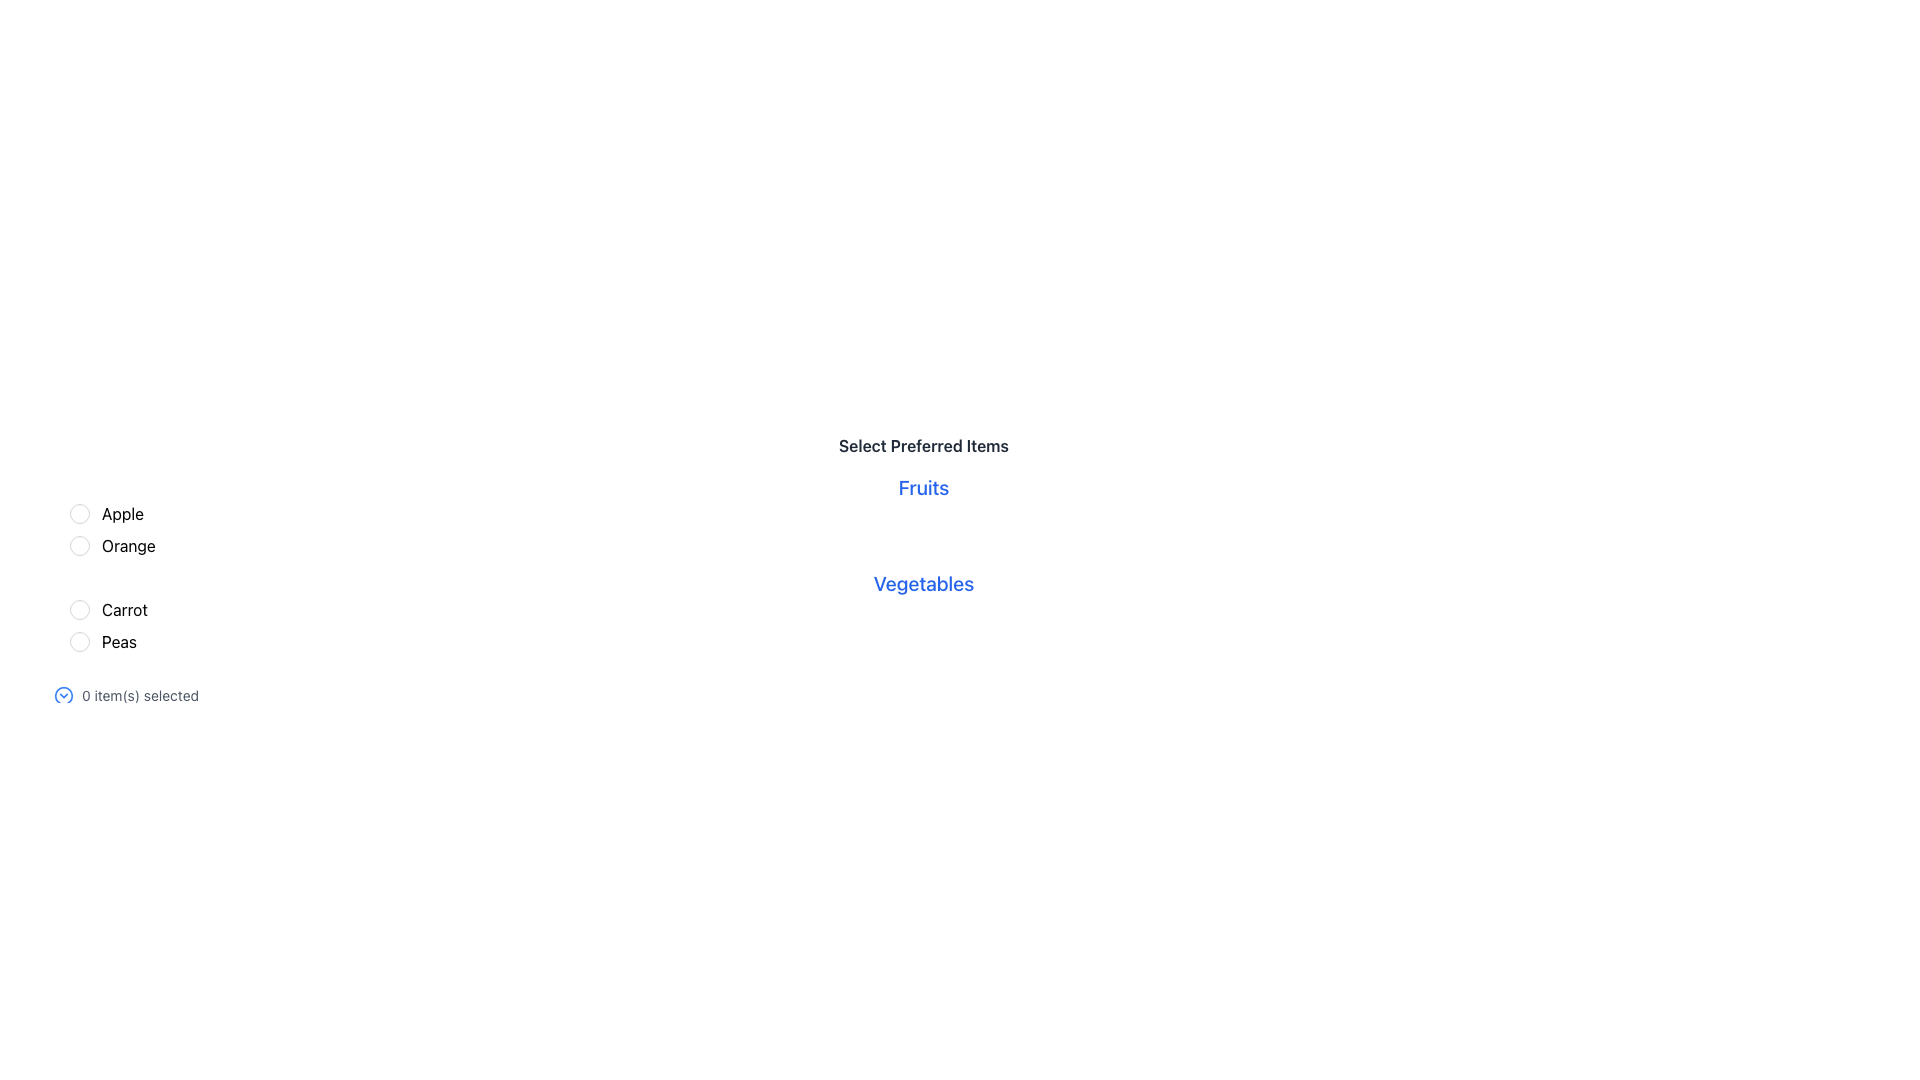  Describe the element at coordinates (80, 641) in the screenshot. I see `the radio button for the 'Peas' option` at that location.